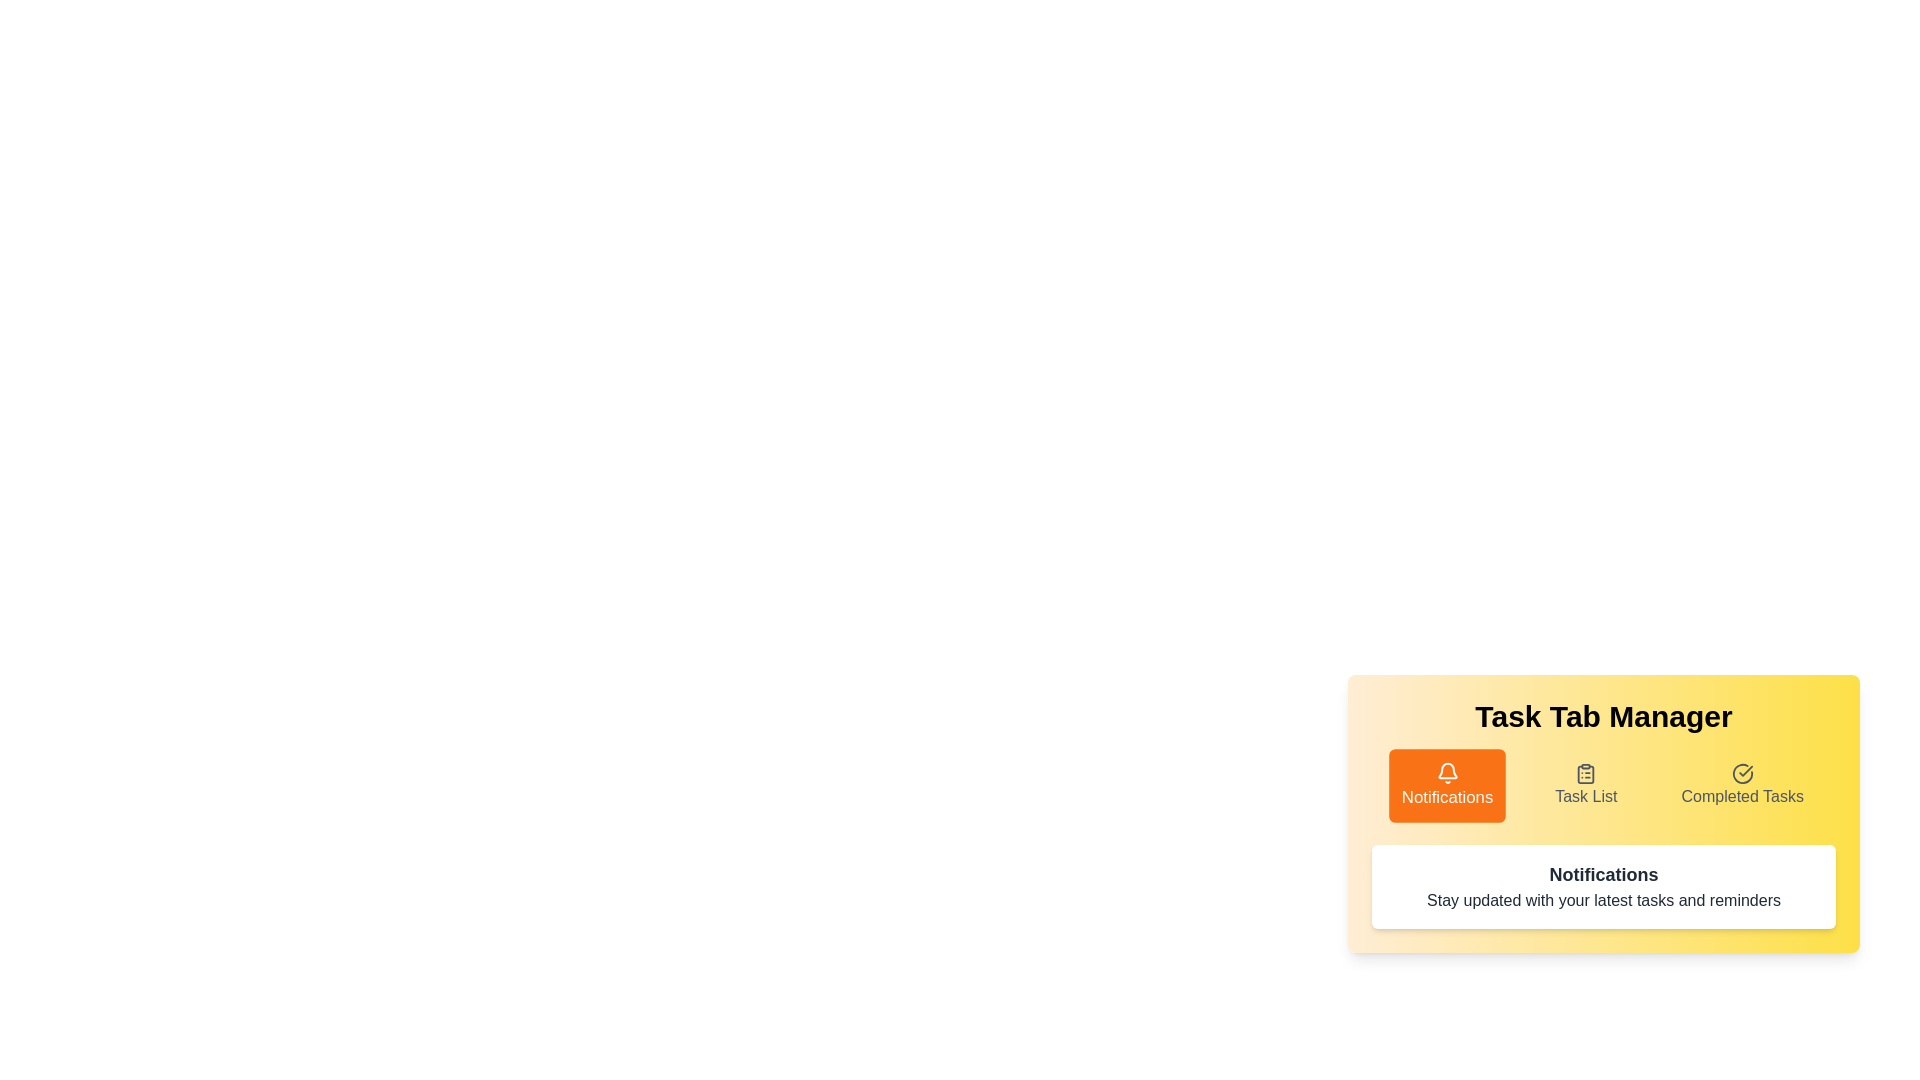  I want to click on the tab labeled Task List by clicking on it, so click(1585, 785).